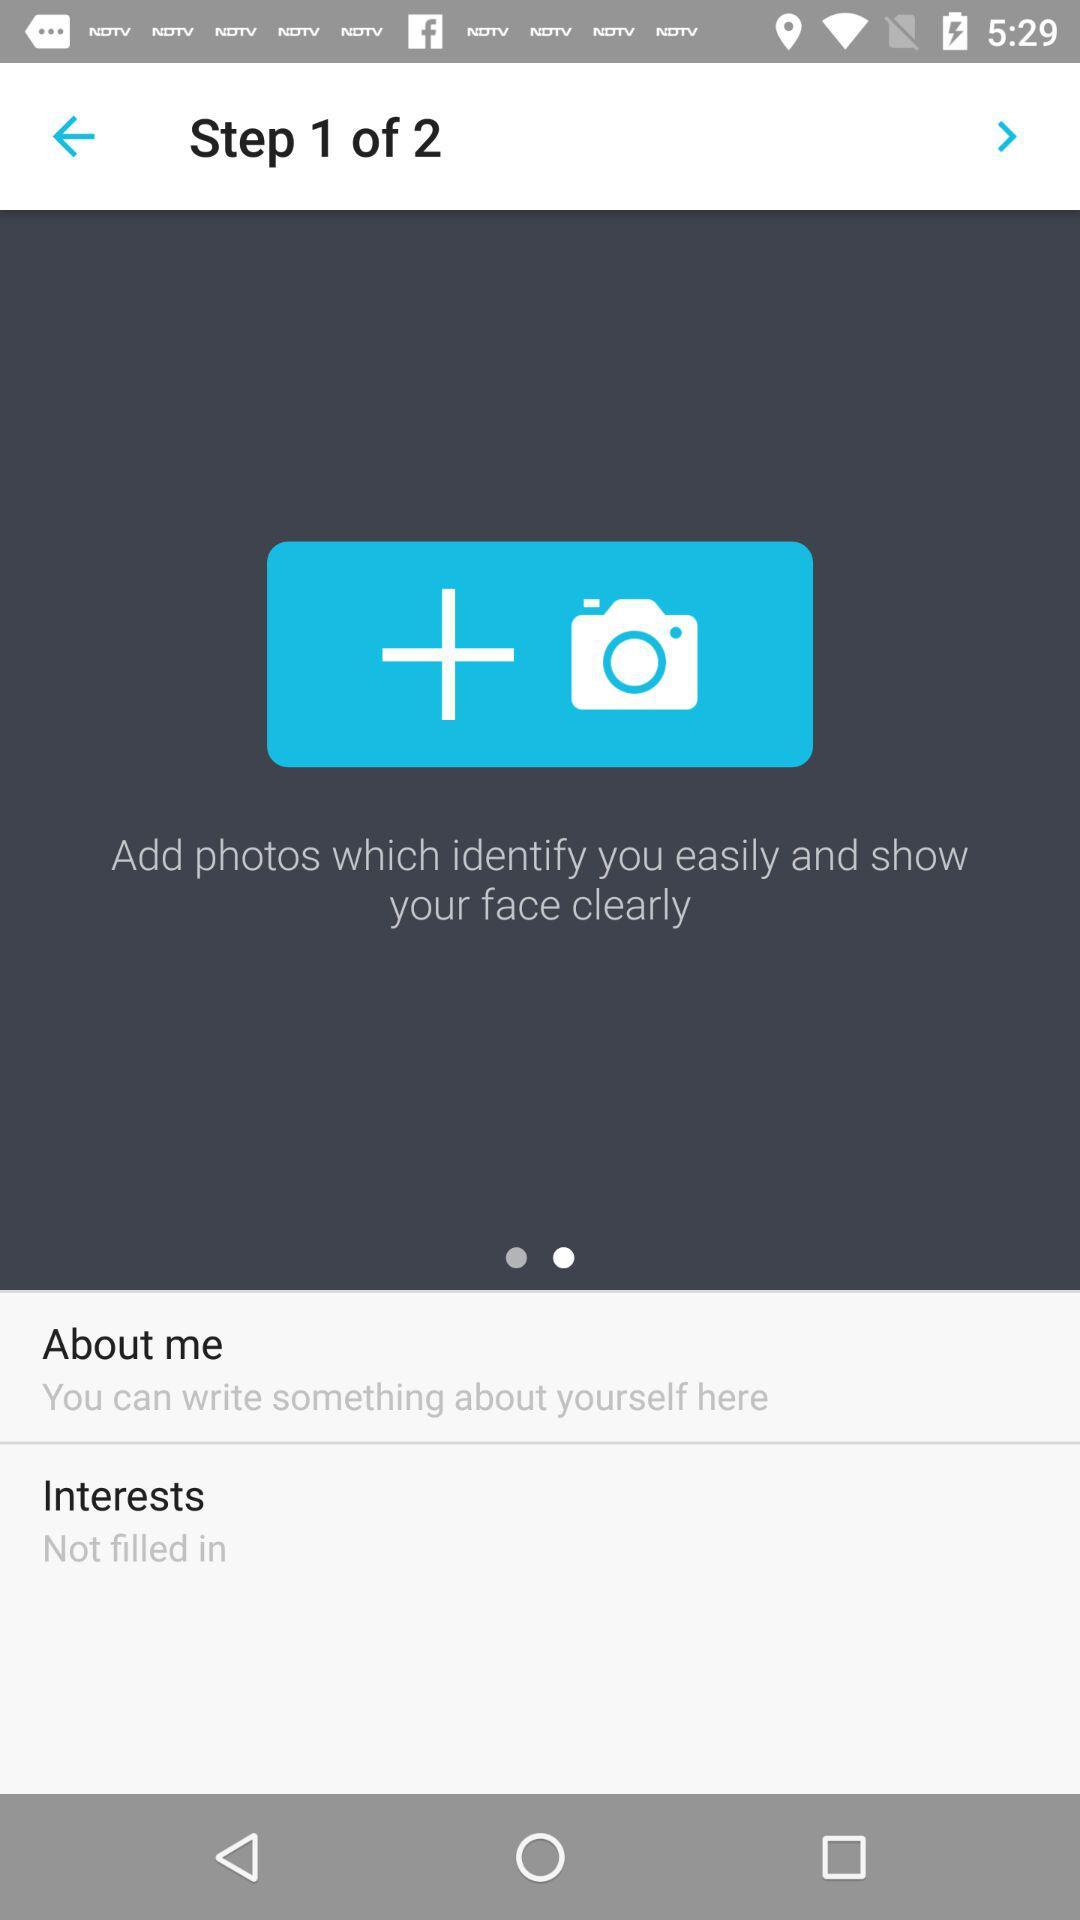  I want to click on item at the top right corner, so click(1006, 135).